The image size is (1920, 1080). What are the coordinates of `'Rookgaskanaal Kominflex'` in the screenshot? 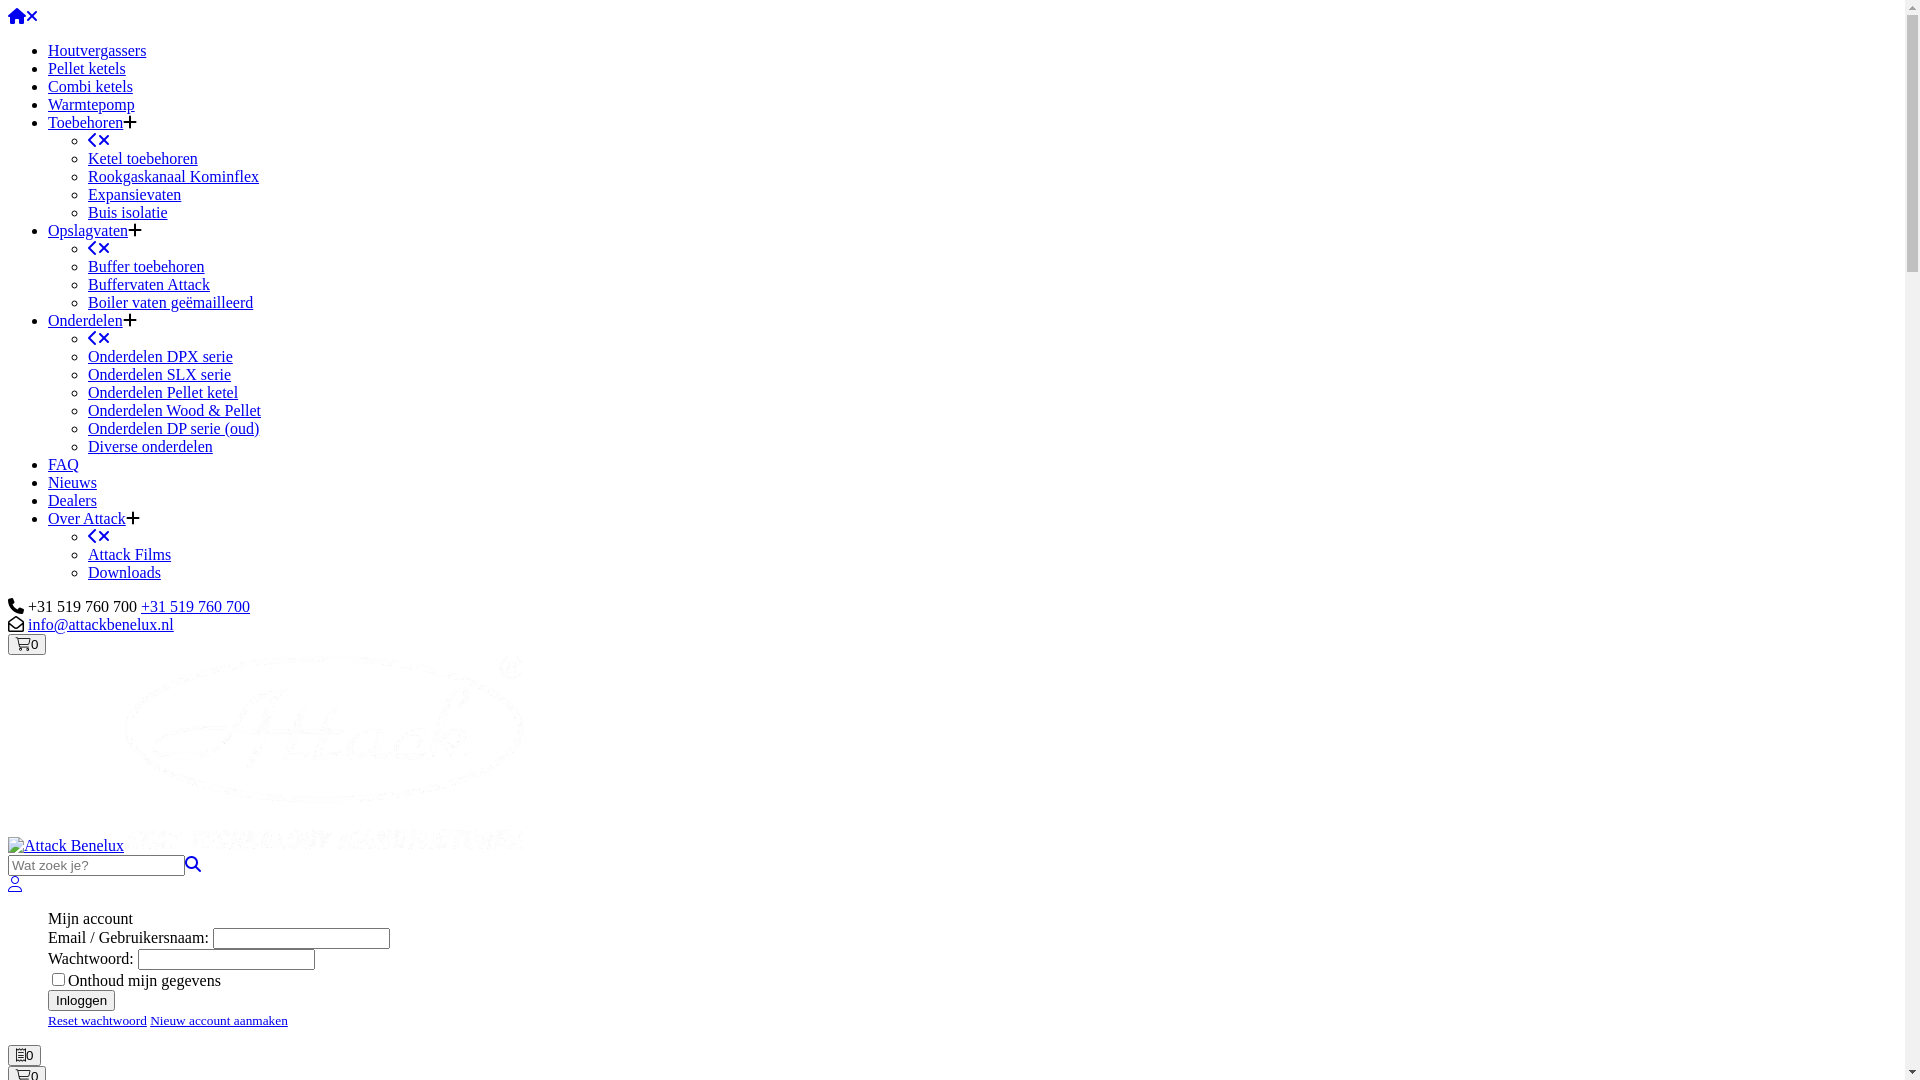 It's located at (173, 175).